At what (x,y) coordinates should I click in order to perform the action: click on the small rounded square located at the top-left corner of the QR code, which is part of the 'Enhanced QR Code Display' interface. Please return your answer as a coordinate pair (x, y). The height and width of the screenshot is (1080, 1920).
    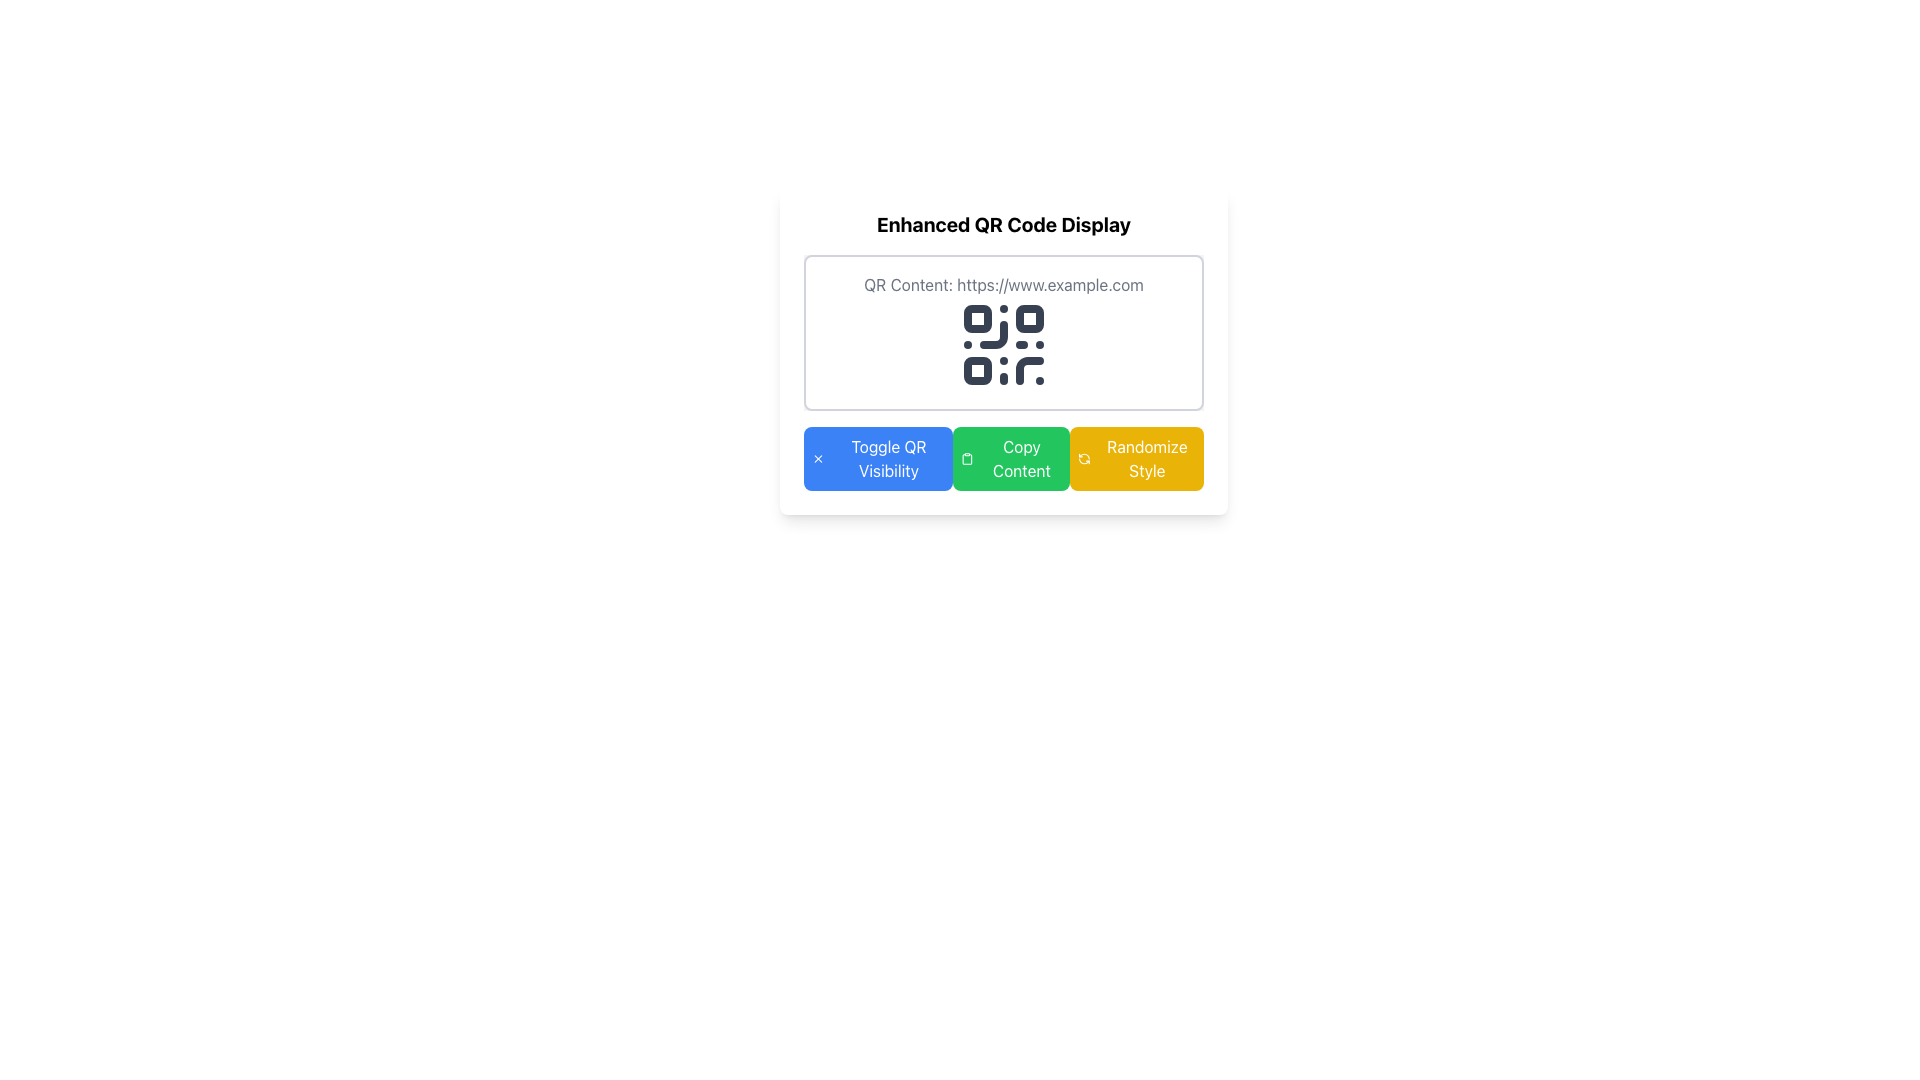
    Looking at the image, I should click on (978, 318).